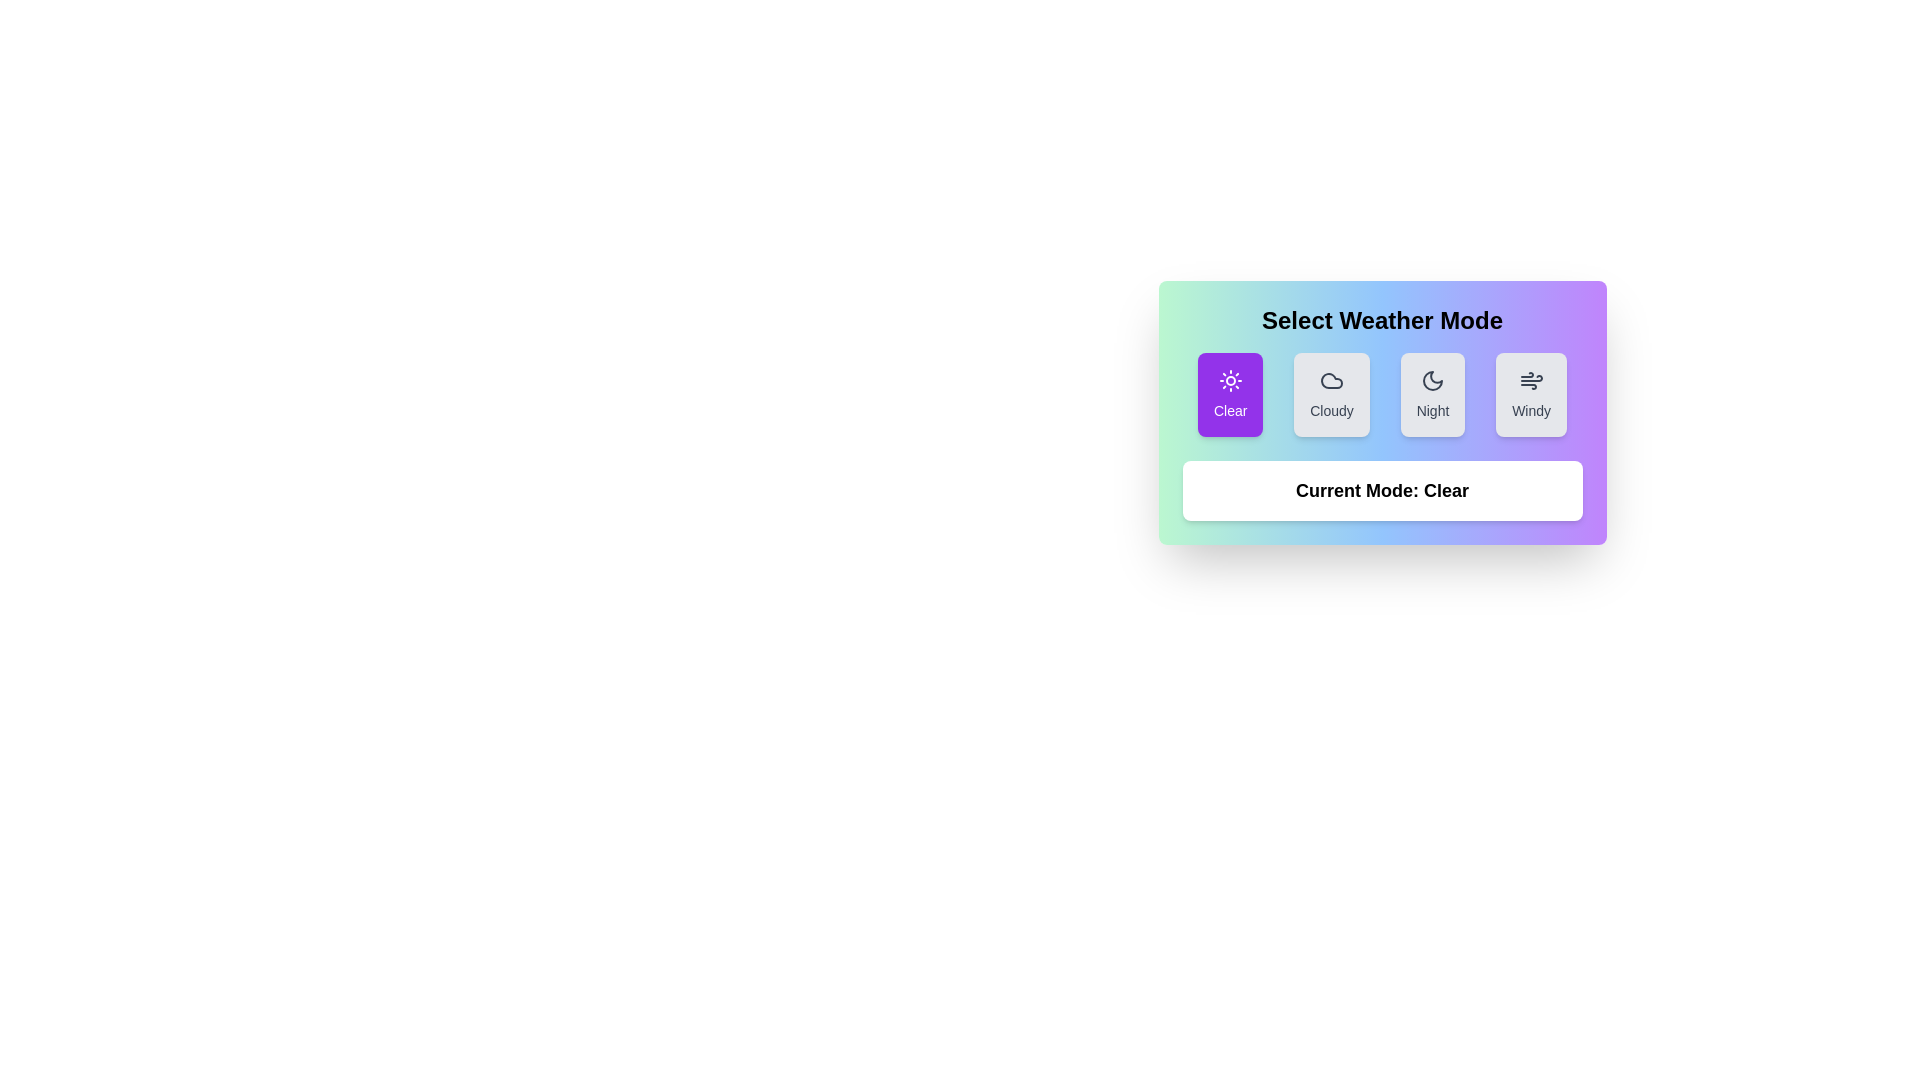  I want to click on the SVG icon representing the 'Cloudy' weather condition, which is located within the second button labeled 'Cloudy' in the weather selection interface, so click(1331, 381).